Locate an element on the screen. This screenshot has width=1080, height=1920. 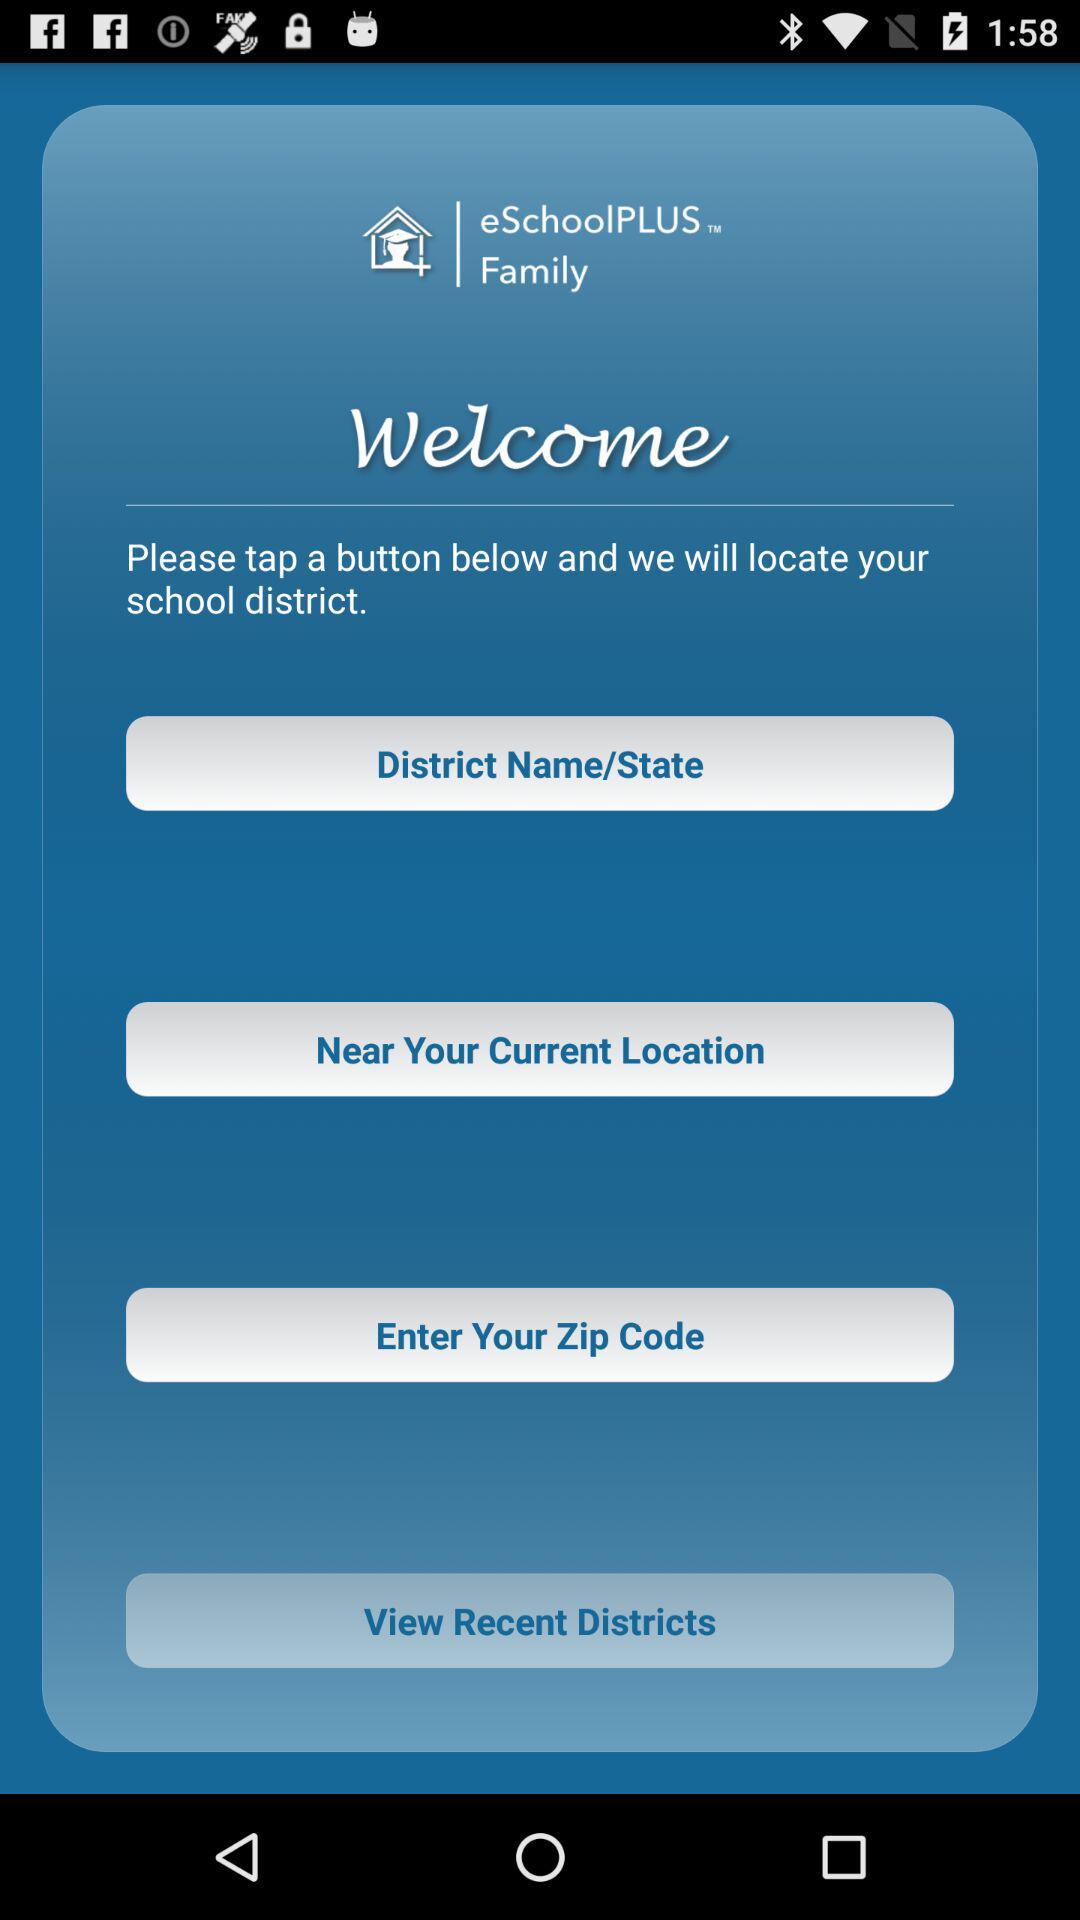
button below the near your current is located at coordinates (540, 1334).